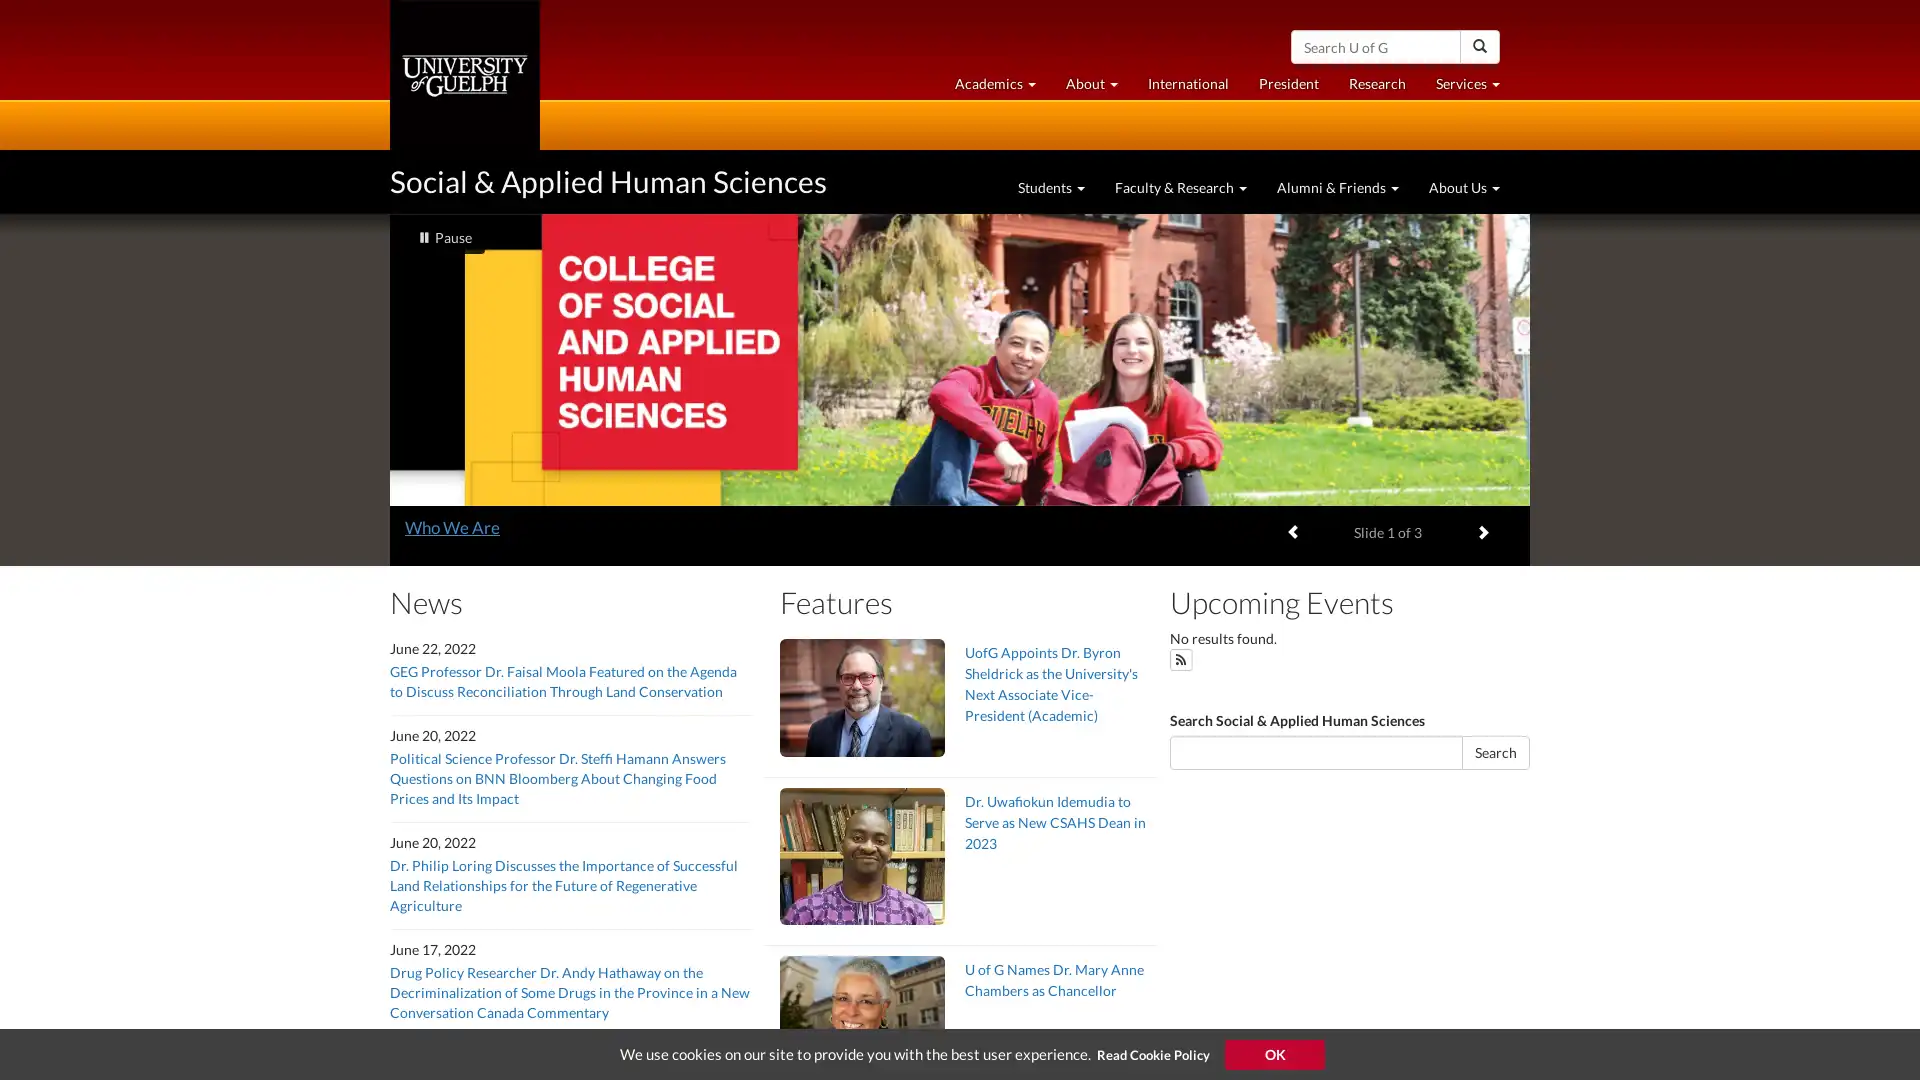  What do you see at coordinates (1464, 188) in the screenshot?
I see `About Us` at bounding box center [1464, 188].